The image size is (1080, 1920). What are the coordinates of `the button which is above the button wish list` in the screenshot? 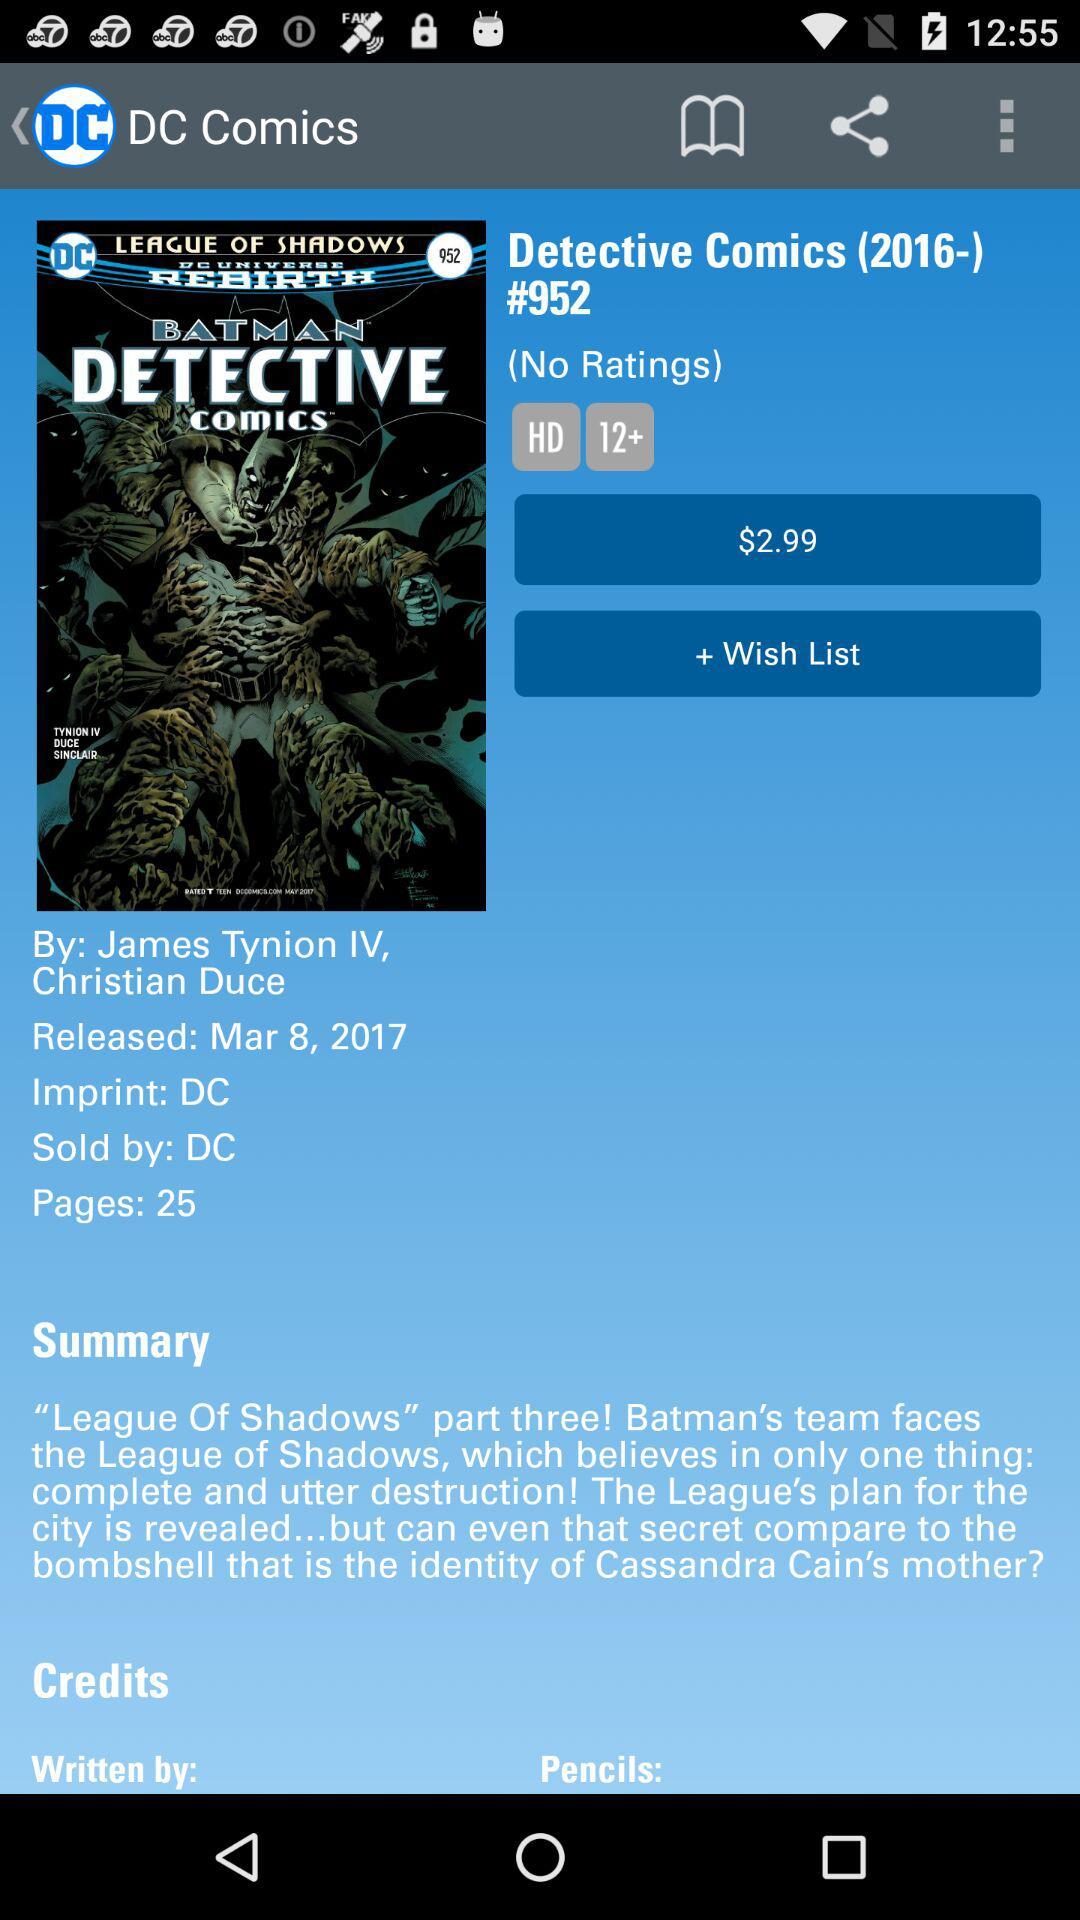 It's located at (777, 545).